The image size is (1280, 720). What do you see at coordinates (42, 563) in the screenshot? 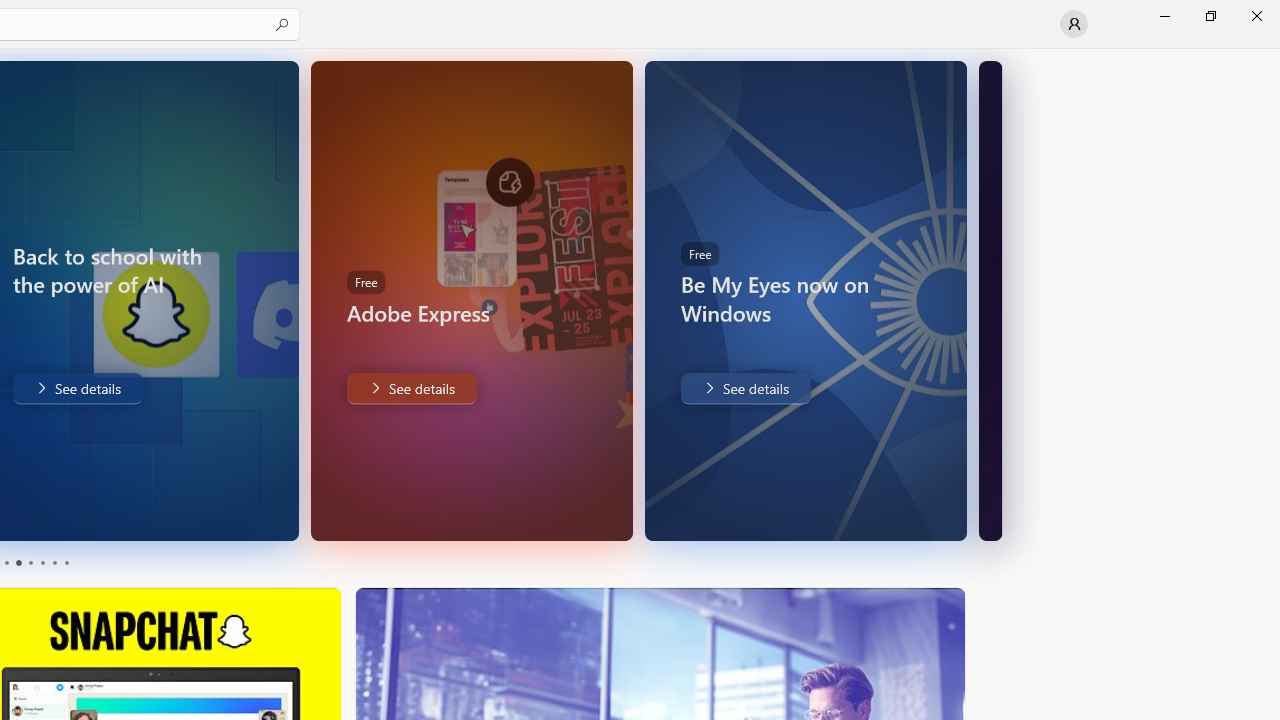
I see `'Page 4'` at bounding box center [42, 563].